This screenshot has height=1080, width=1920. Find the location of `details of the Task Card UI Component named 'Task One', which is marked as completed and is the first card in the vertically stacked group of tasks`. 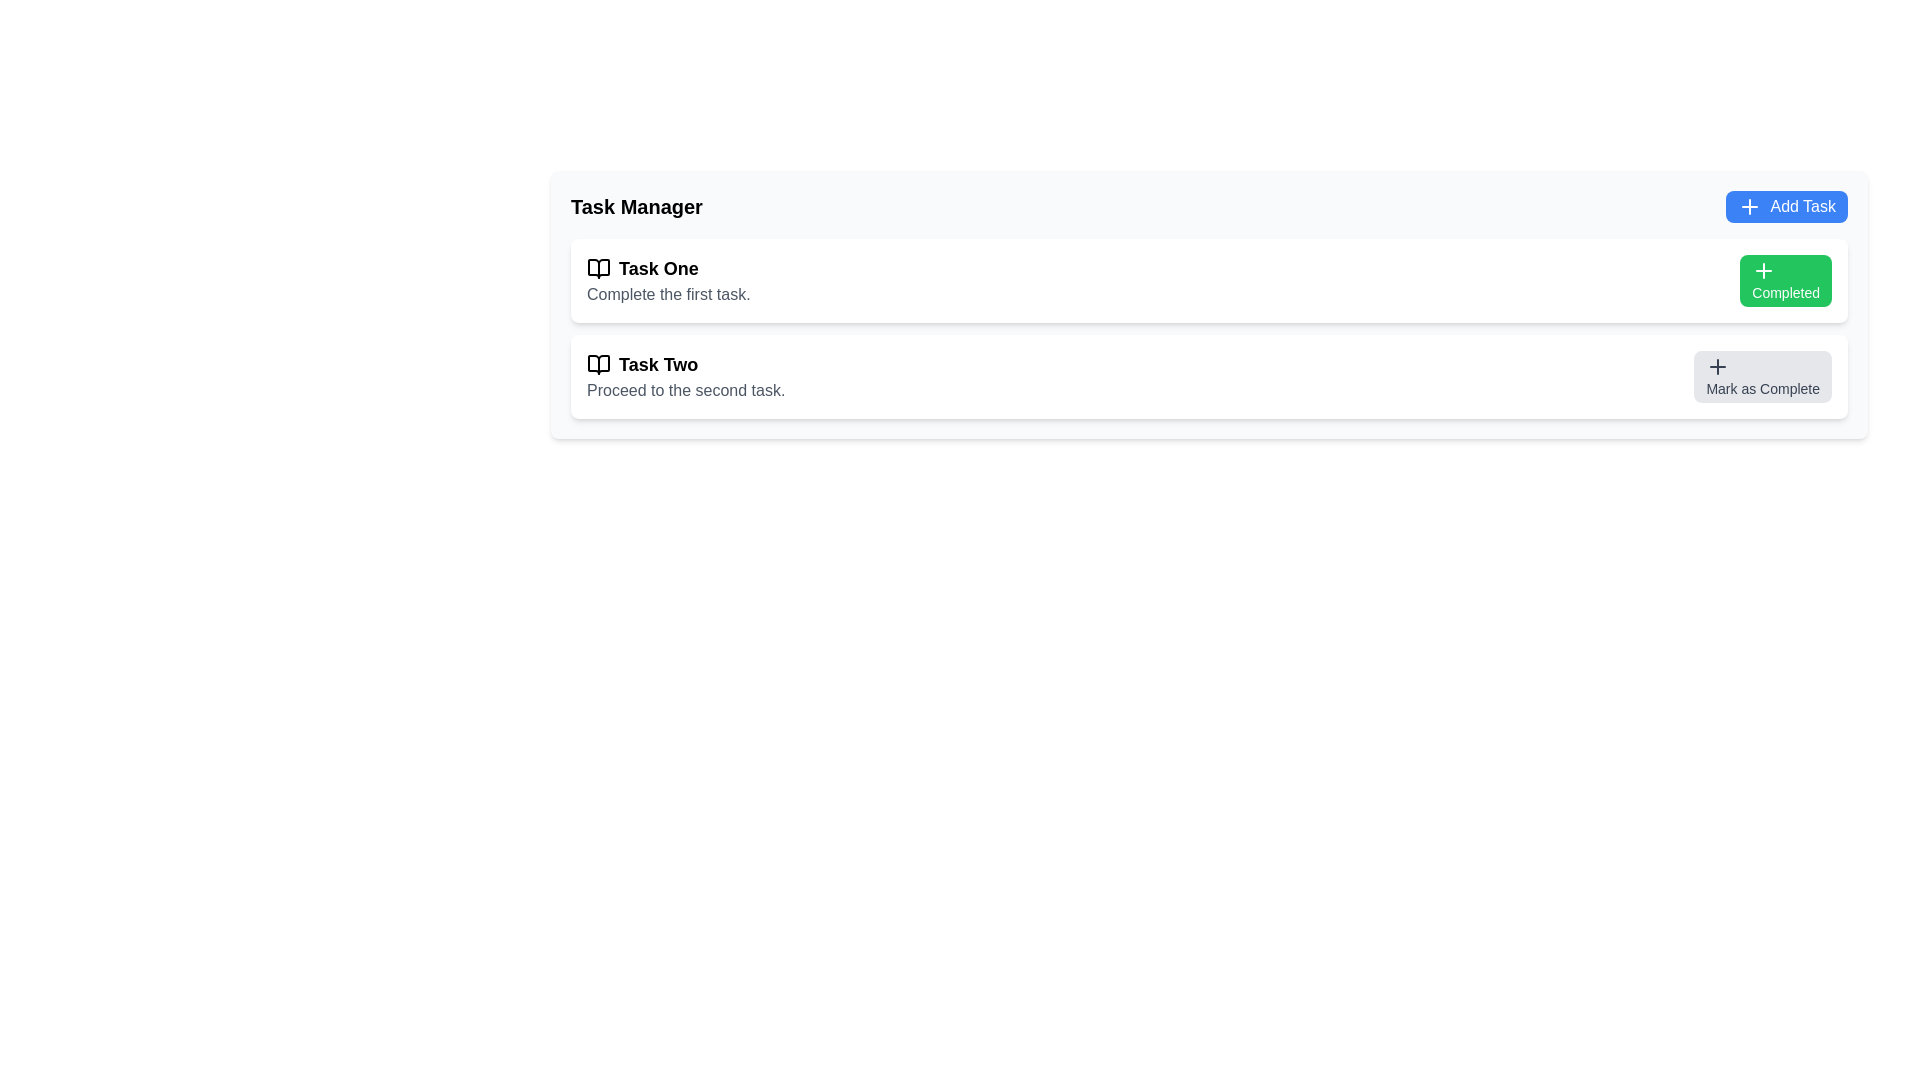

details of the Task Card UI Component named 'Task One', which is marked as completed and is the first card in the vertically stacked group of tasks is located at coordinates (1208, 281).